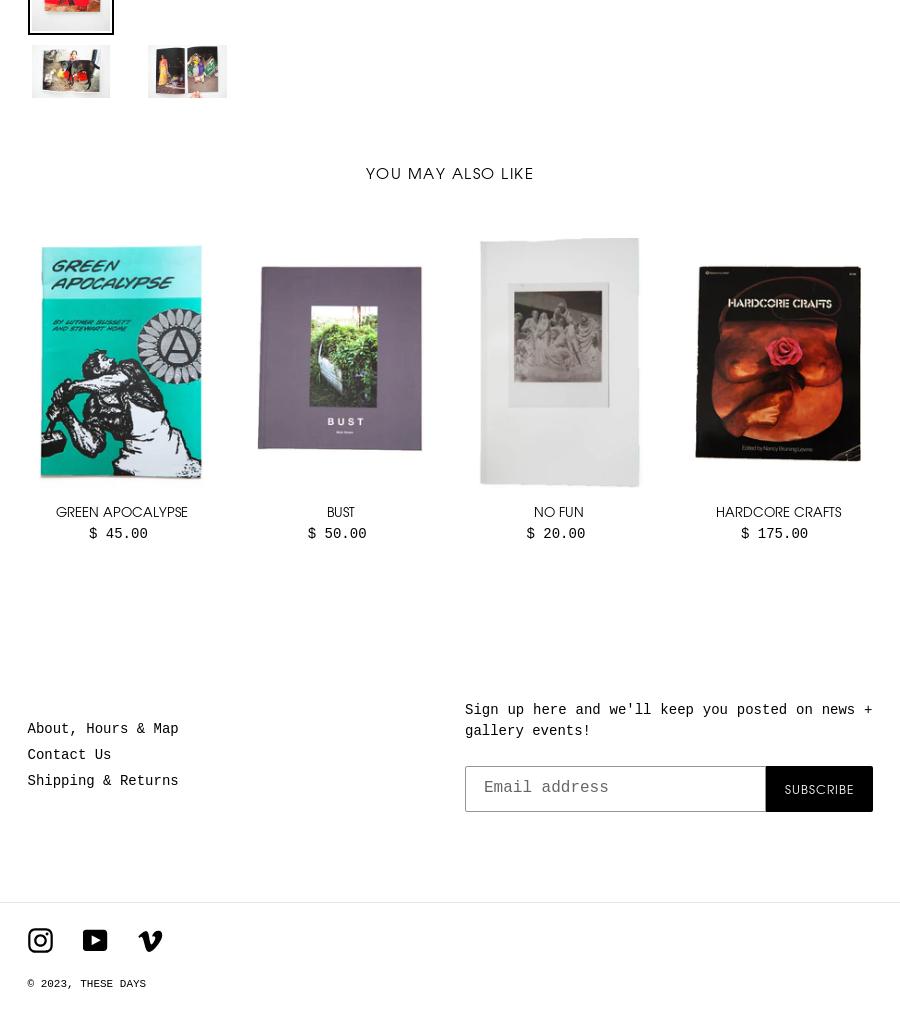 Image resolution: width=900 pixels, height=1028 pixels. What do you see at coordinates (26, 981) in the screenshot?
I see `'© 2023,'` at bounding box center [26, 981].